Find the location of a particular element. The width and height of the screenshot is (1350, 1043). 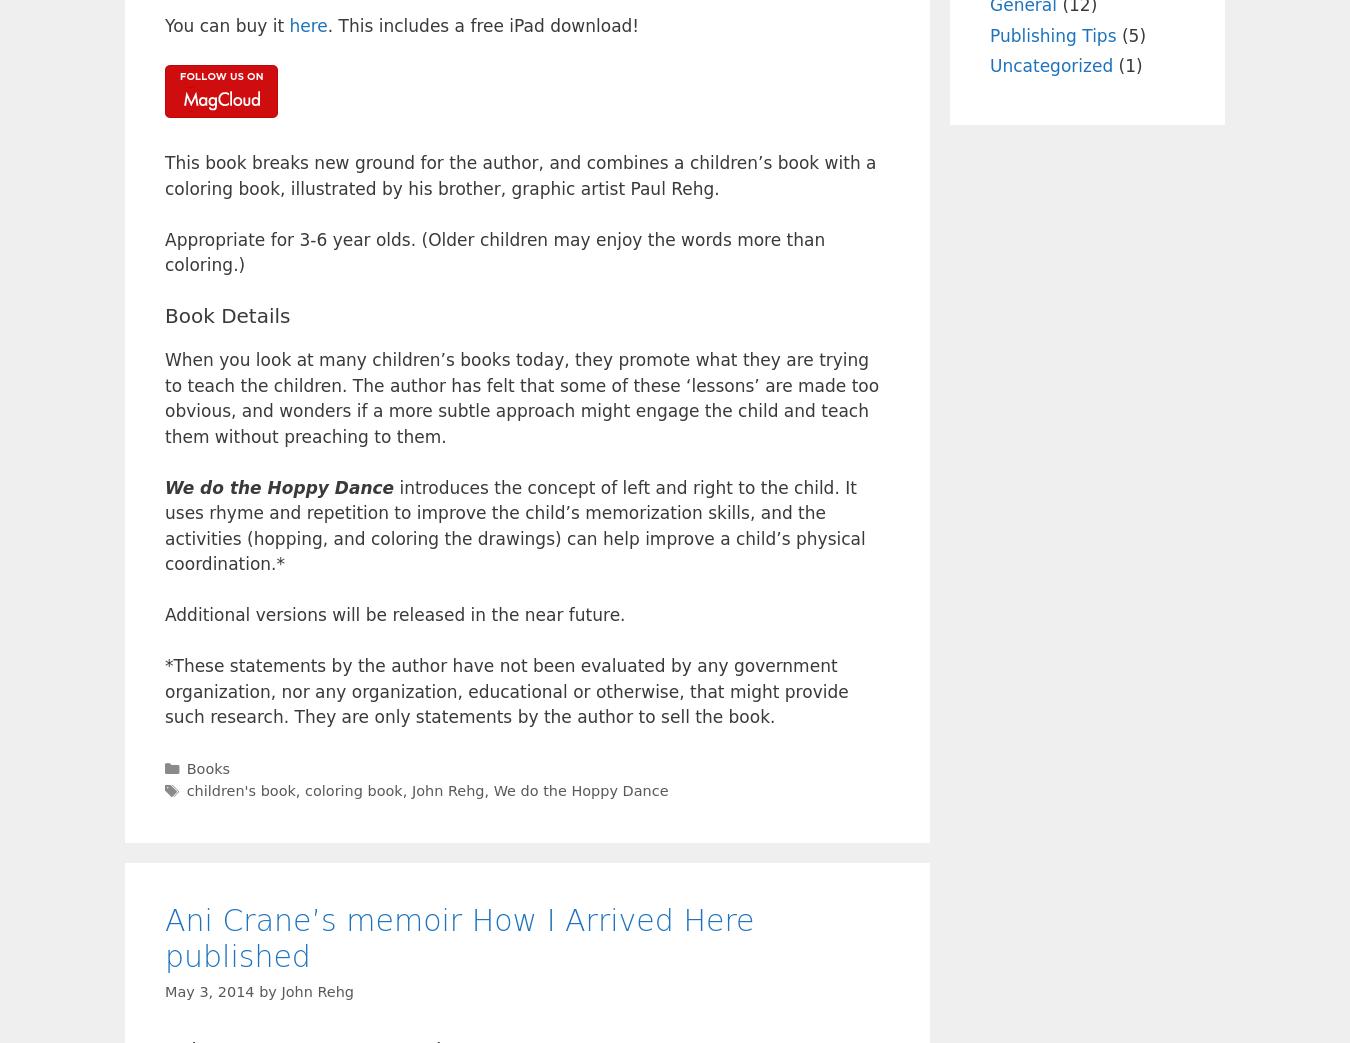

'You can buy it' is located at coordinates (225, 24).